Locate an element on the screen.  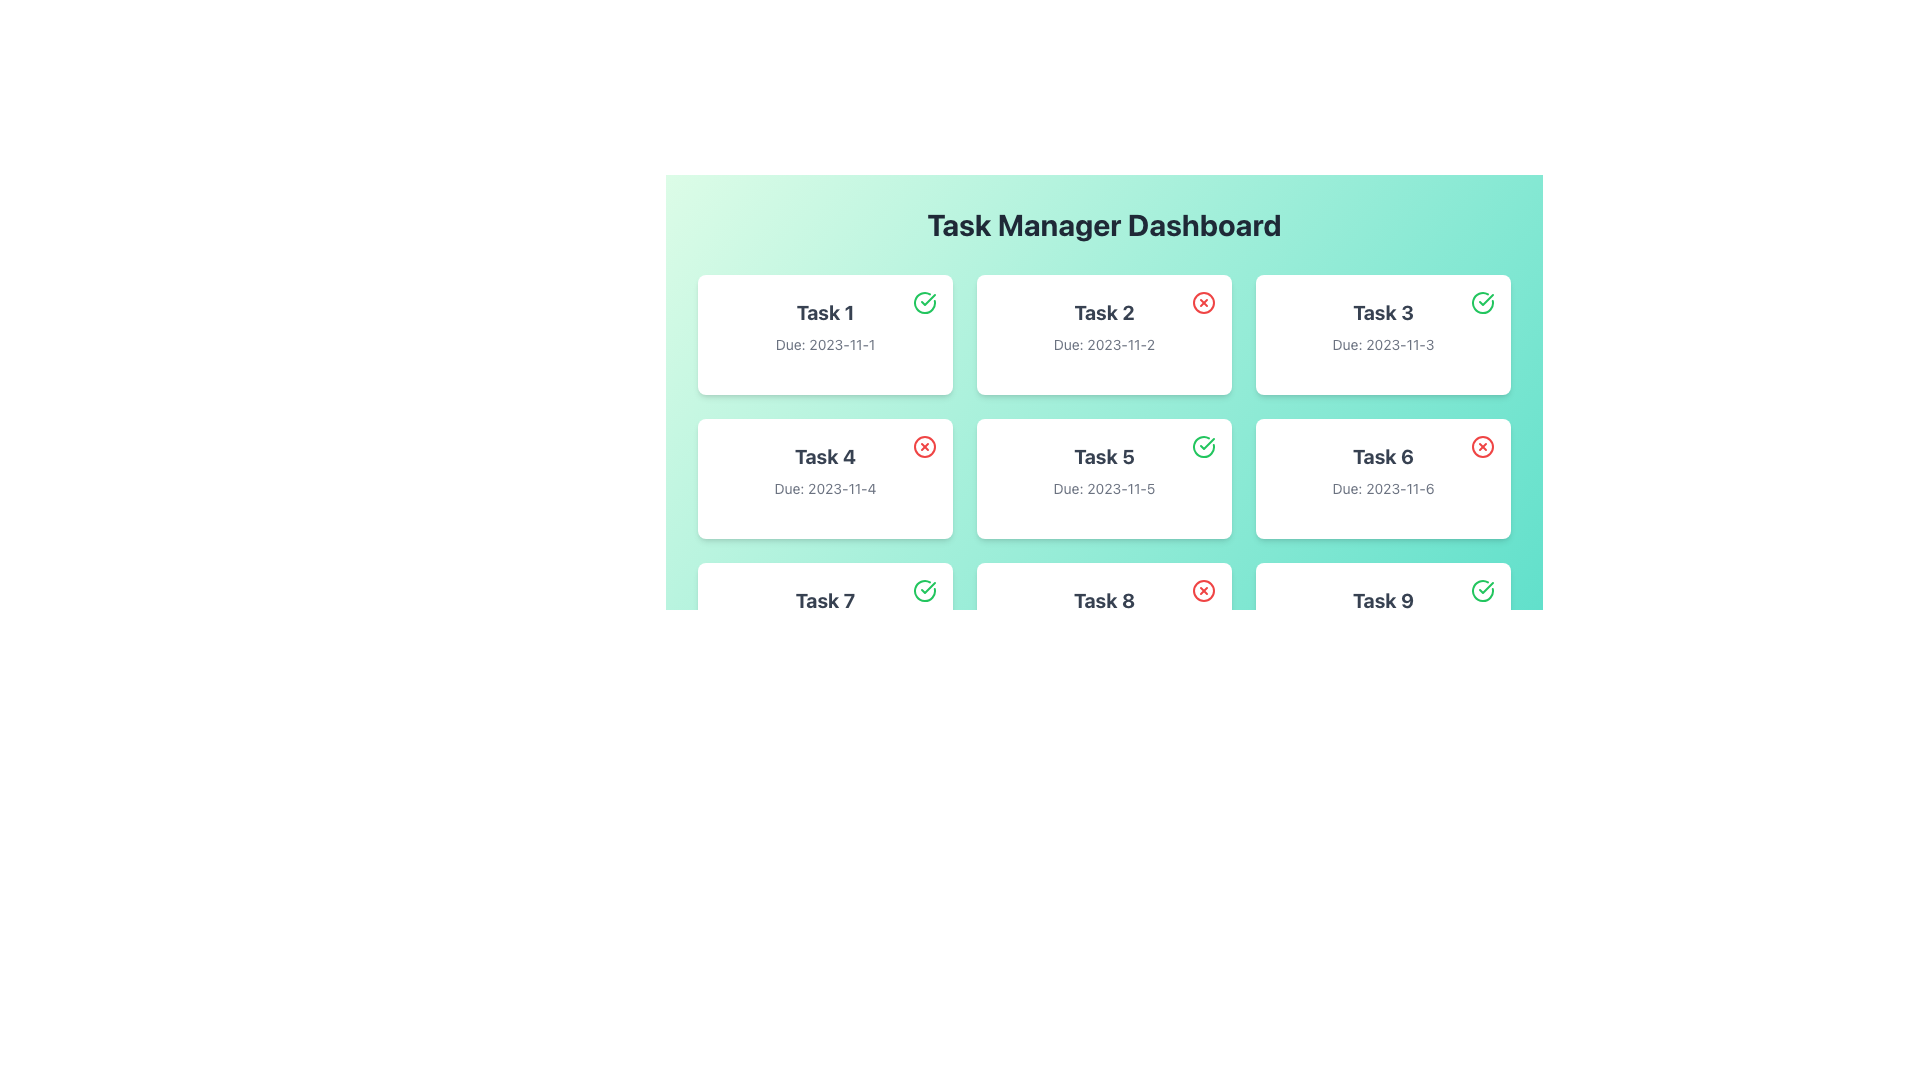
the due date label for 'Task 3', located beneath the task title in the third column of the first row of the grid layout is located at coordinates (1382, 343).